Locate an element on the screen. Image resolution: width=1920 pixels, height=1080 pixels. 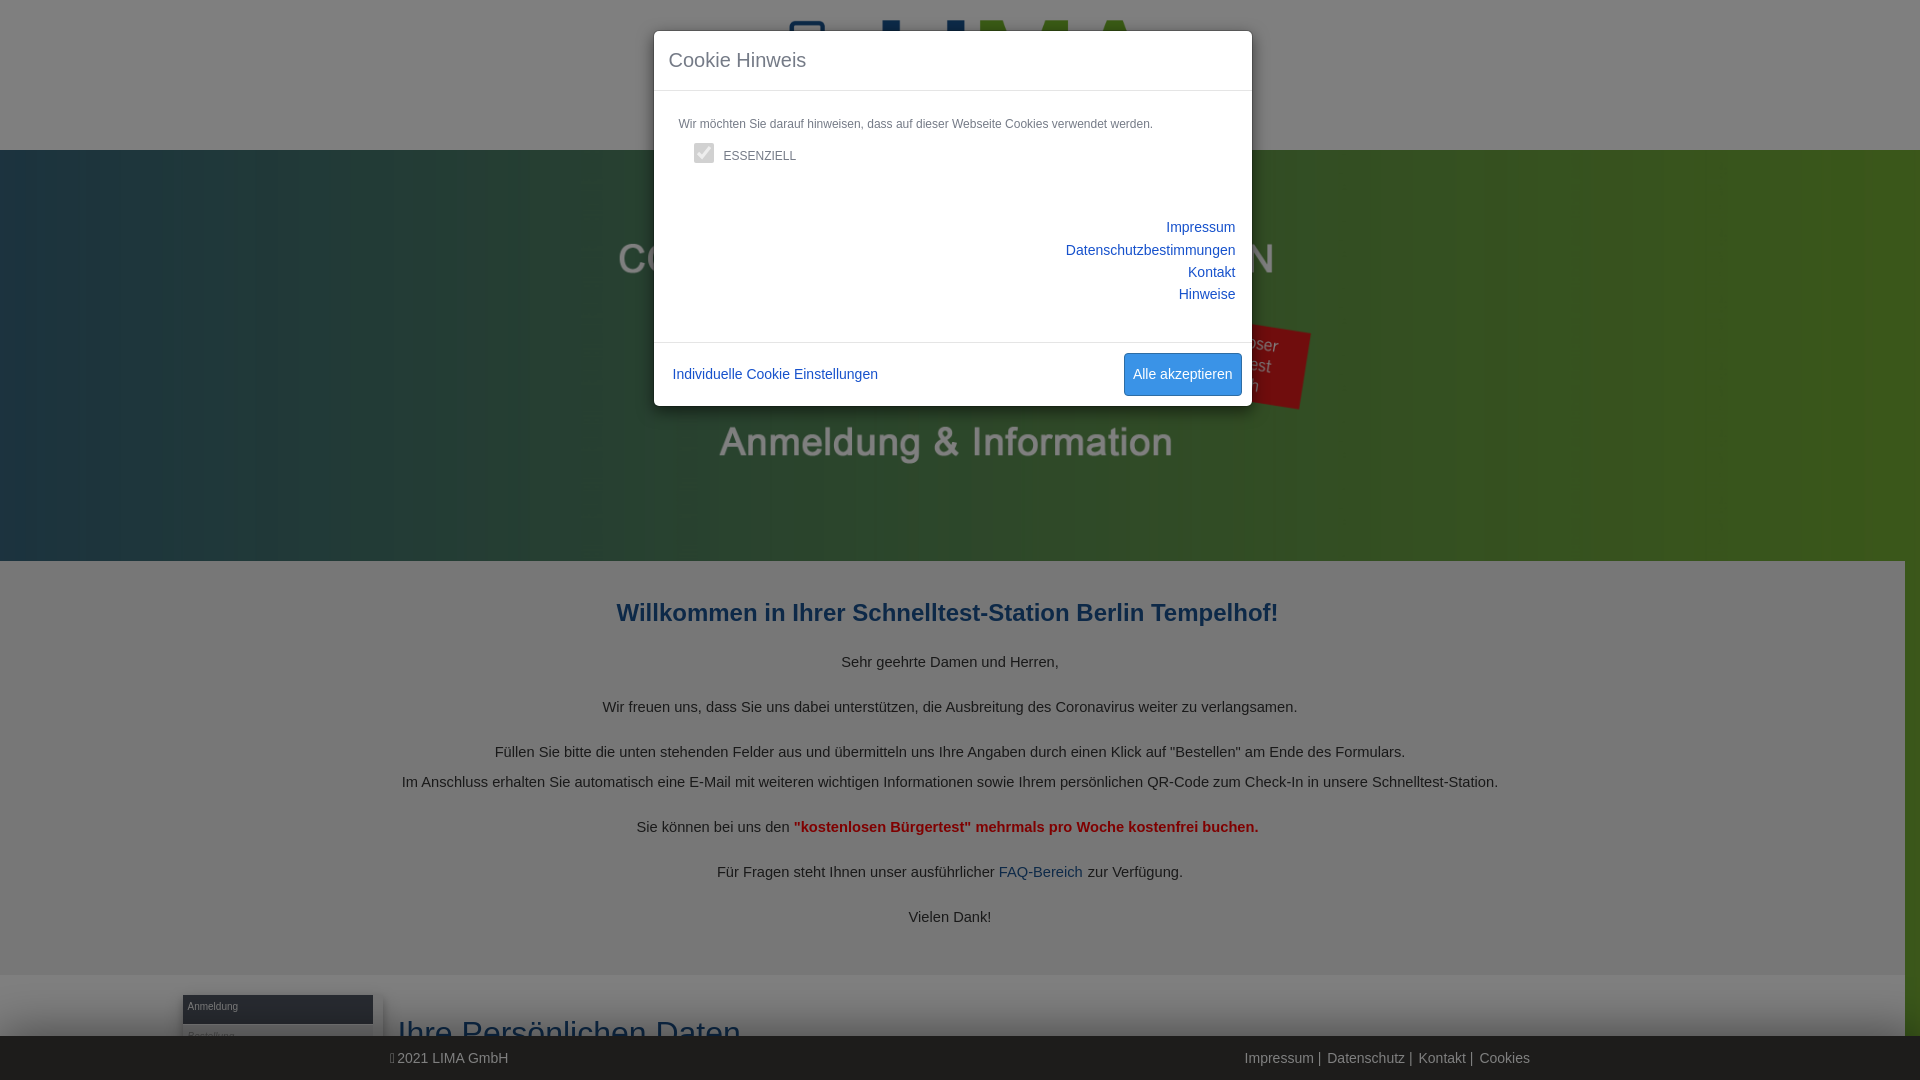
'Datenschutz' is located at coordinates (1365, 1056).